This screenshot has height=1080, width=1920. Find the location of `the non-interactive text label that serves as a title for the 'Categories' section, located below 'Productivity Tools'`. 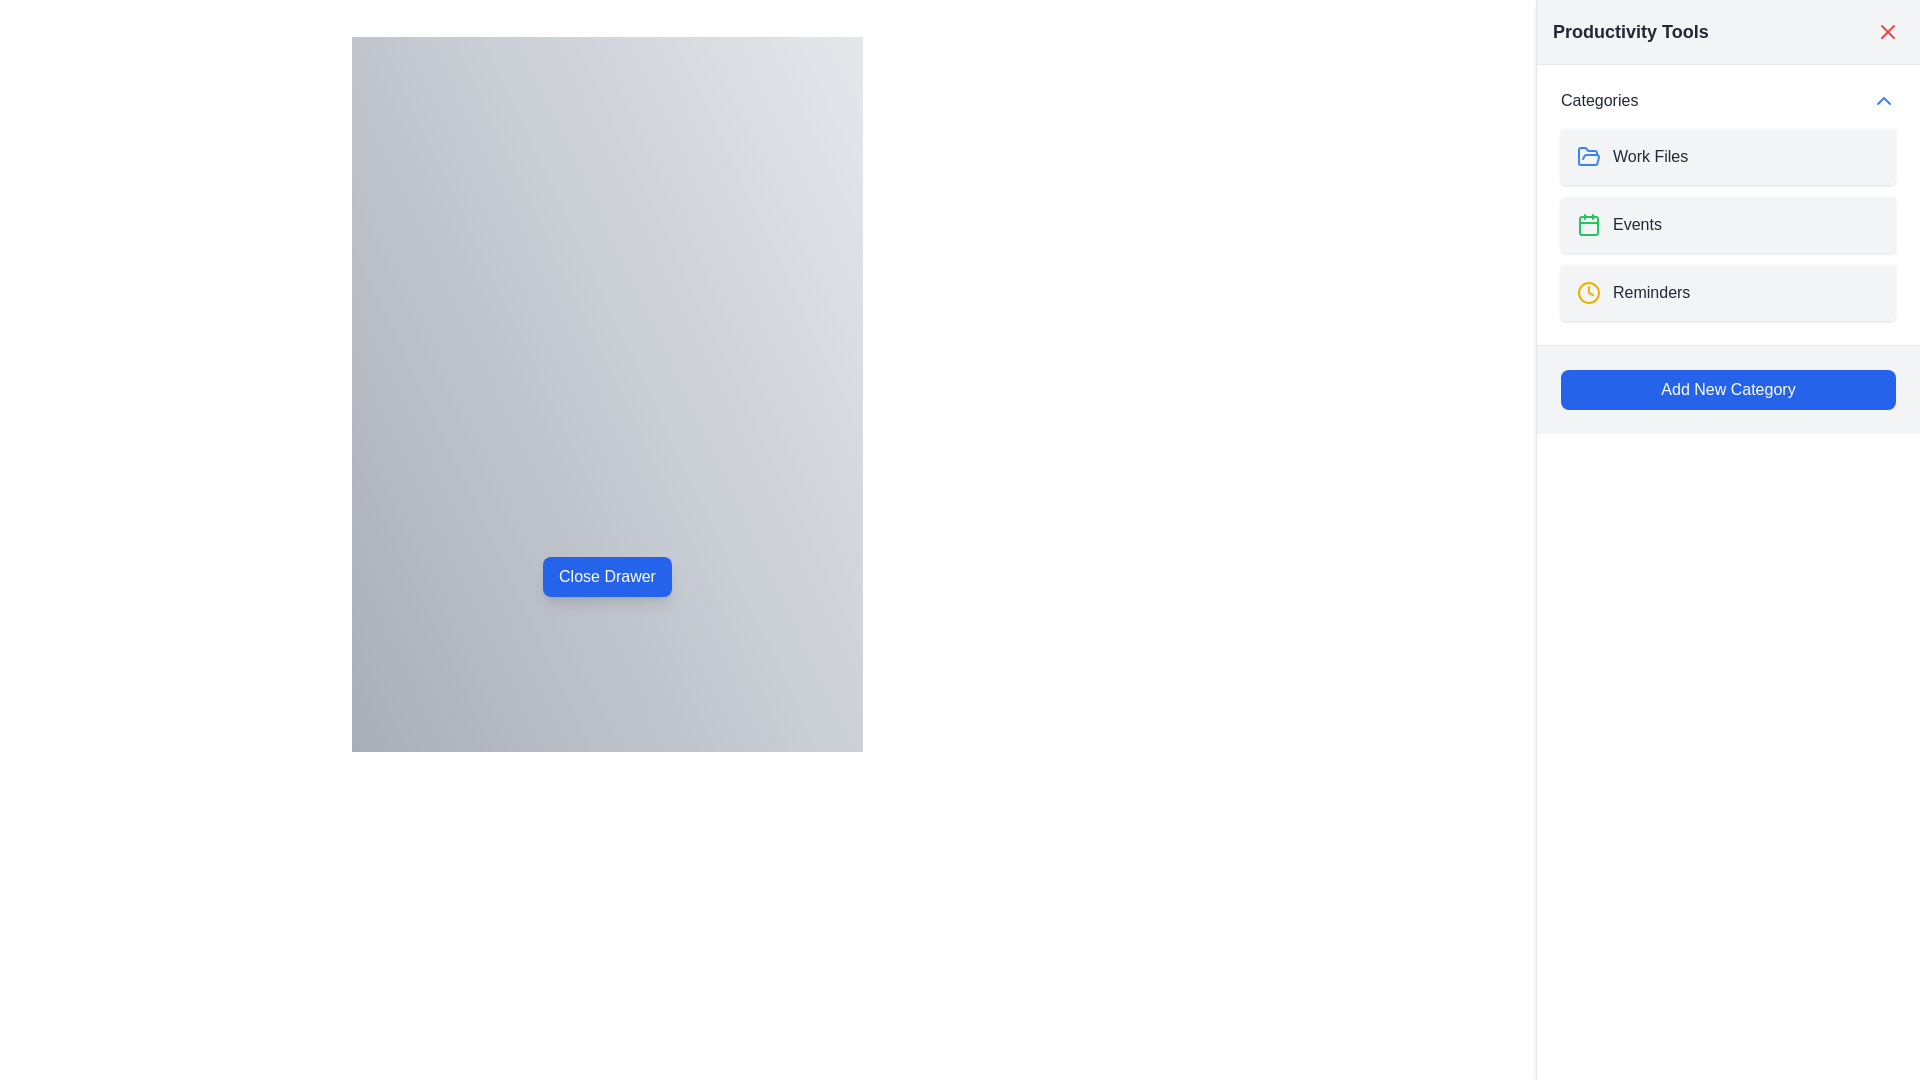

the non-interactive text label that serves as a title for the 'Categories' section, located below 'Productivity Tools' is located at coordinates (1598, 100).